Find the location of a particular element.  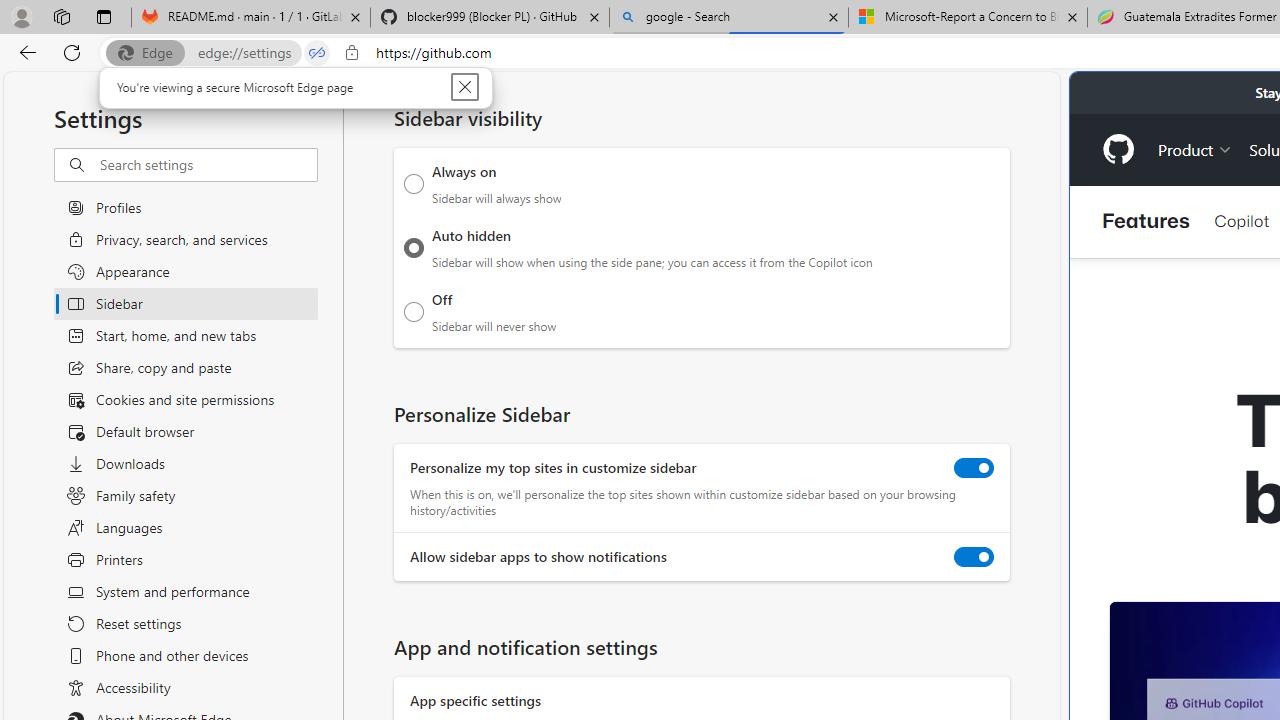

'Off Sidebar will never show' is located at coordinates (413, 311).